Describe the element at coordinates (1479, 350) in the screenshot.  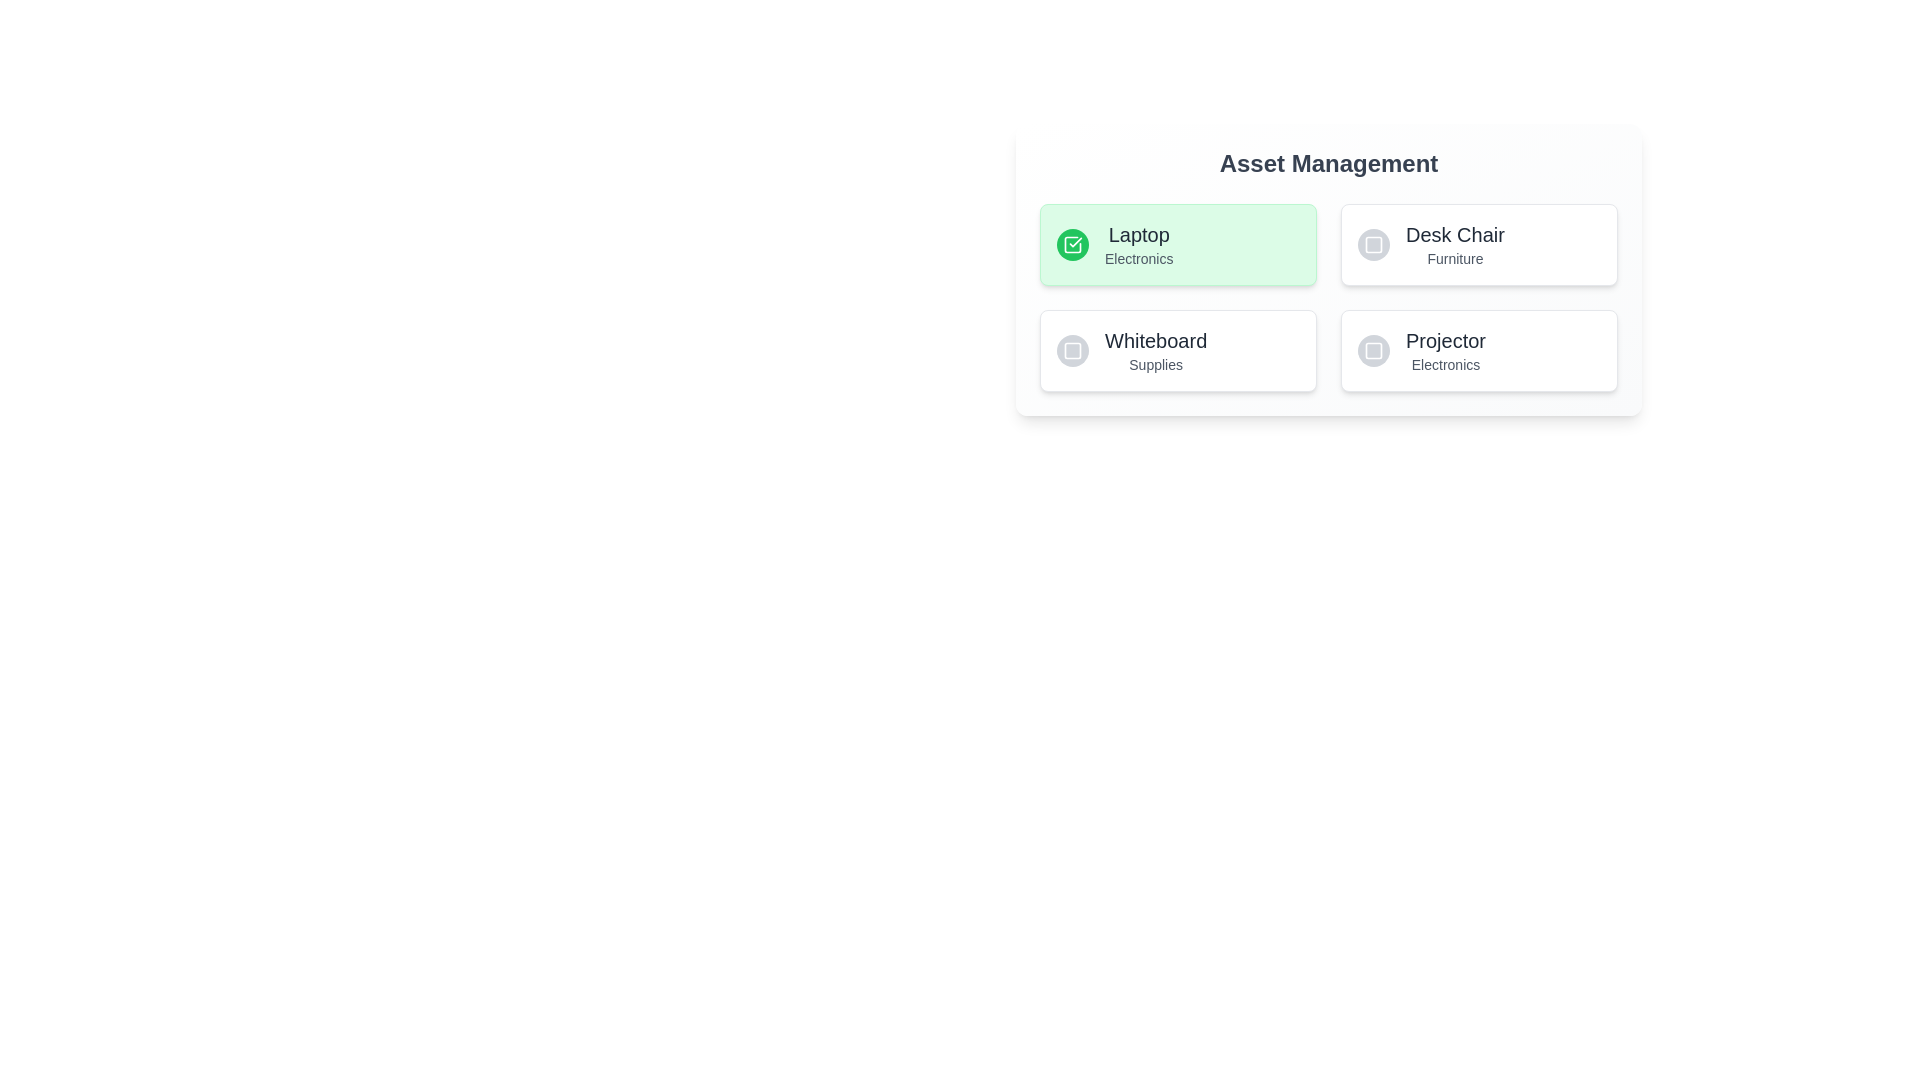
I see `the asset item identified by Projector` at that location.